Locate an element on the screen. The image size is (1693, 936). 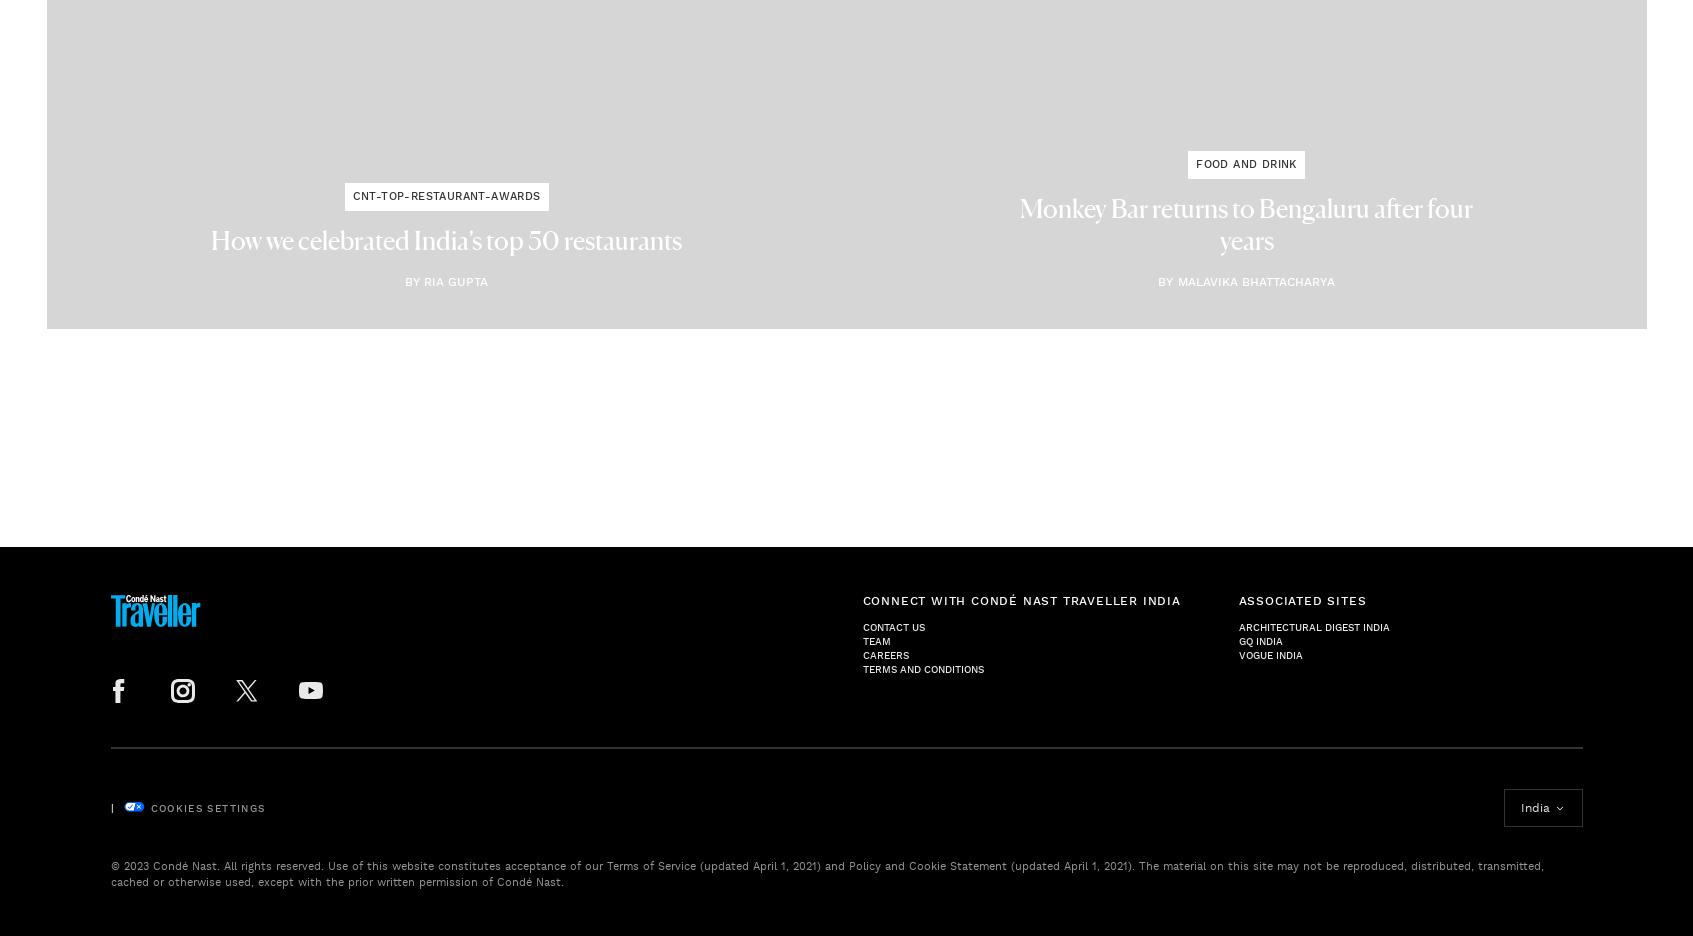
'Architectural Digest India' is located at coordinates (1312, 625).